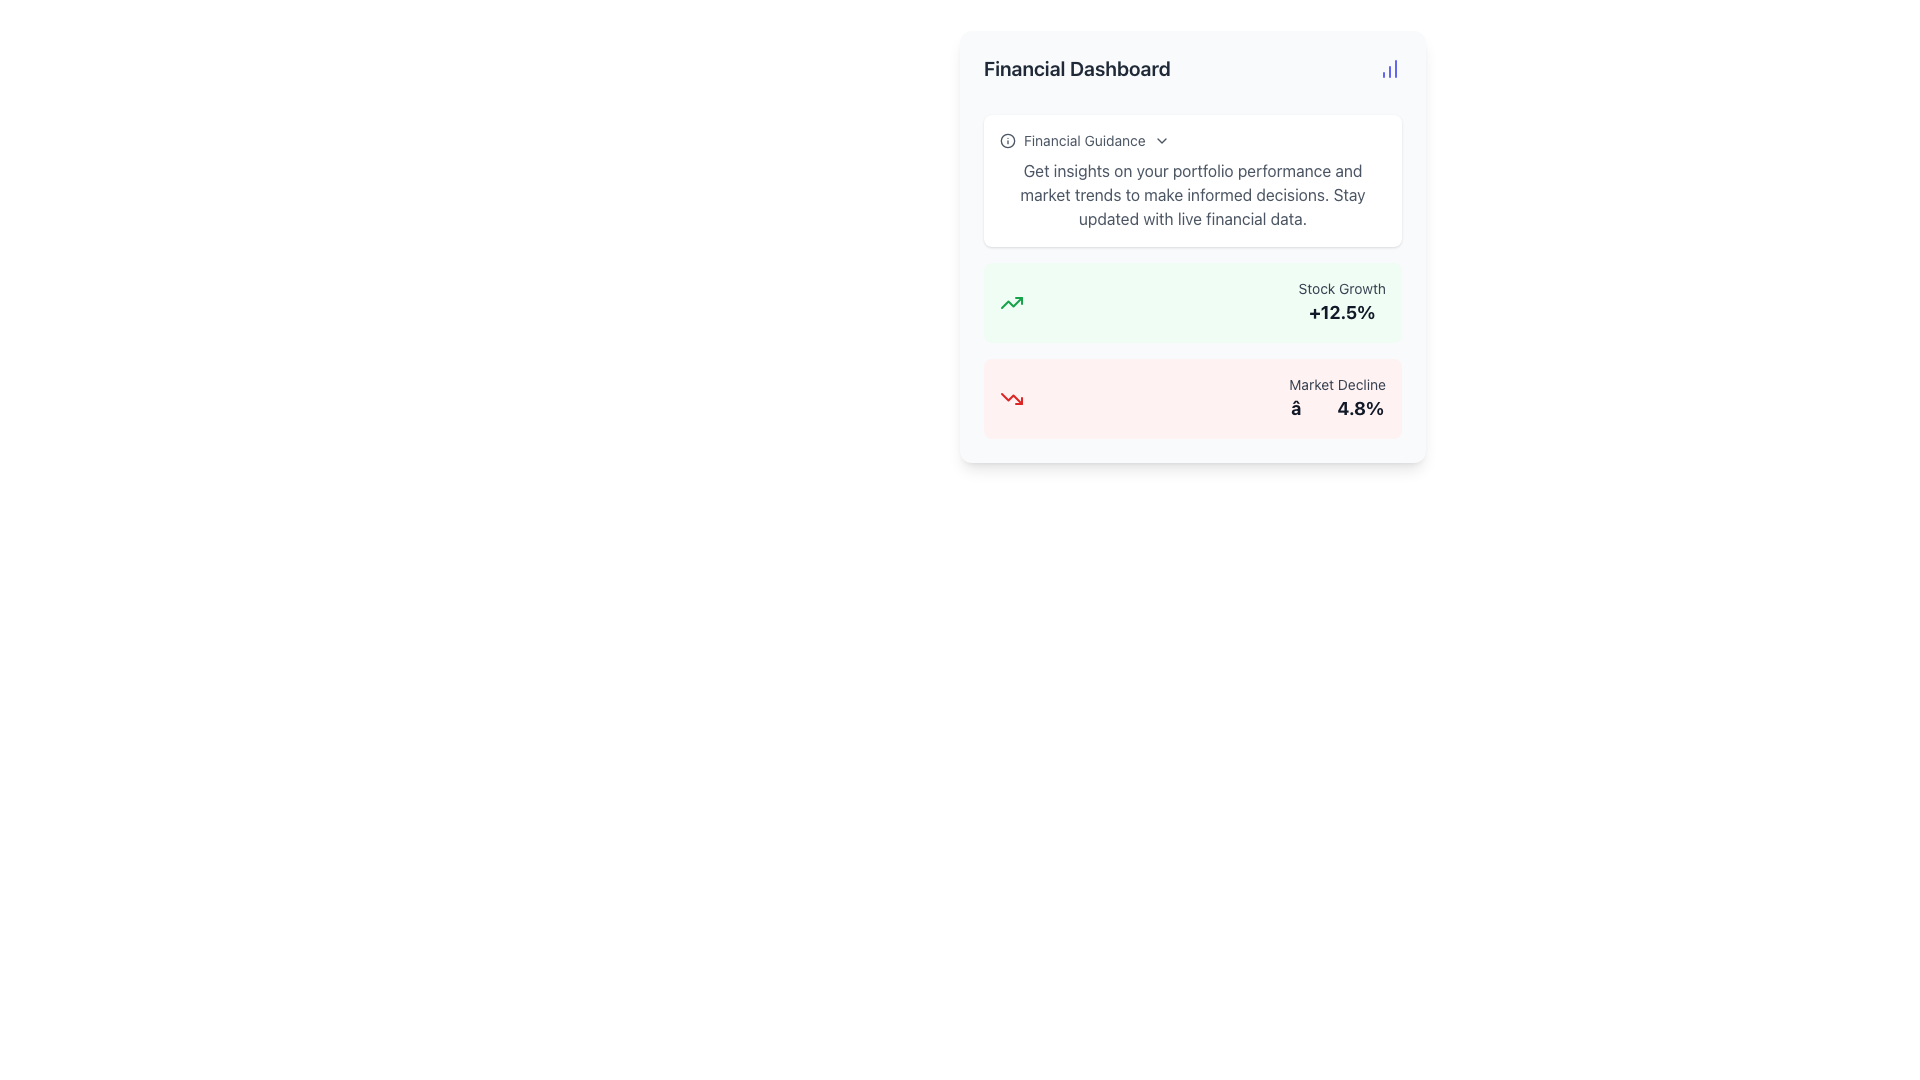 The width and height of the screenshot is (1920, 1080). Describe the element at coordinates (1342, 312) in the screenshot. I see `the text display showing '+12.5%' located in the second row of the 'Stock Growth' section, directly beneath the 'Stock Growth' label` at that location.